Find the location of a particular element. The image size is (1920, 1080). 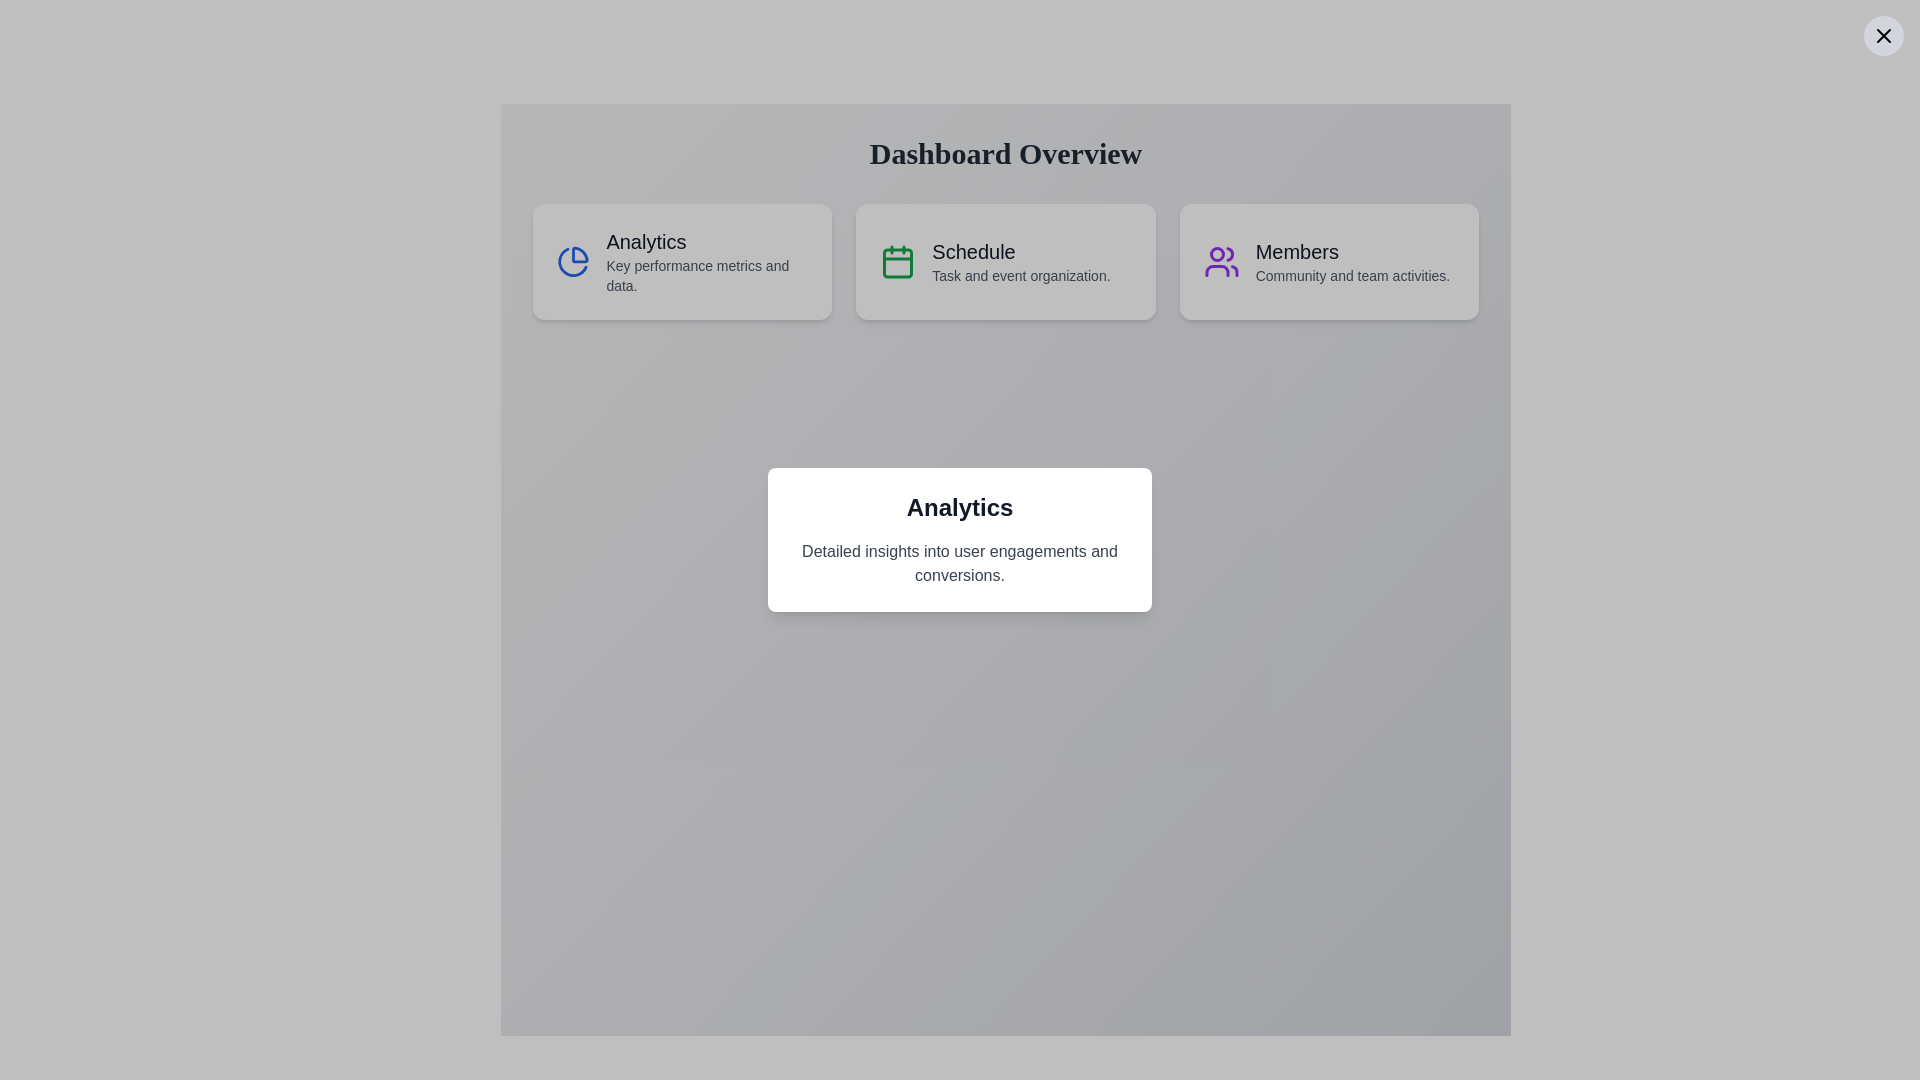

the group of user icons outlined in purple within the 'Members' card in the dashboard overview is located at coordinates (1220, 261).